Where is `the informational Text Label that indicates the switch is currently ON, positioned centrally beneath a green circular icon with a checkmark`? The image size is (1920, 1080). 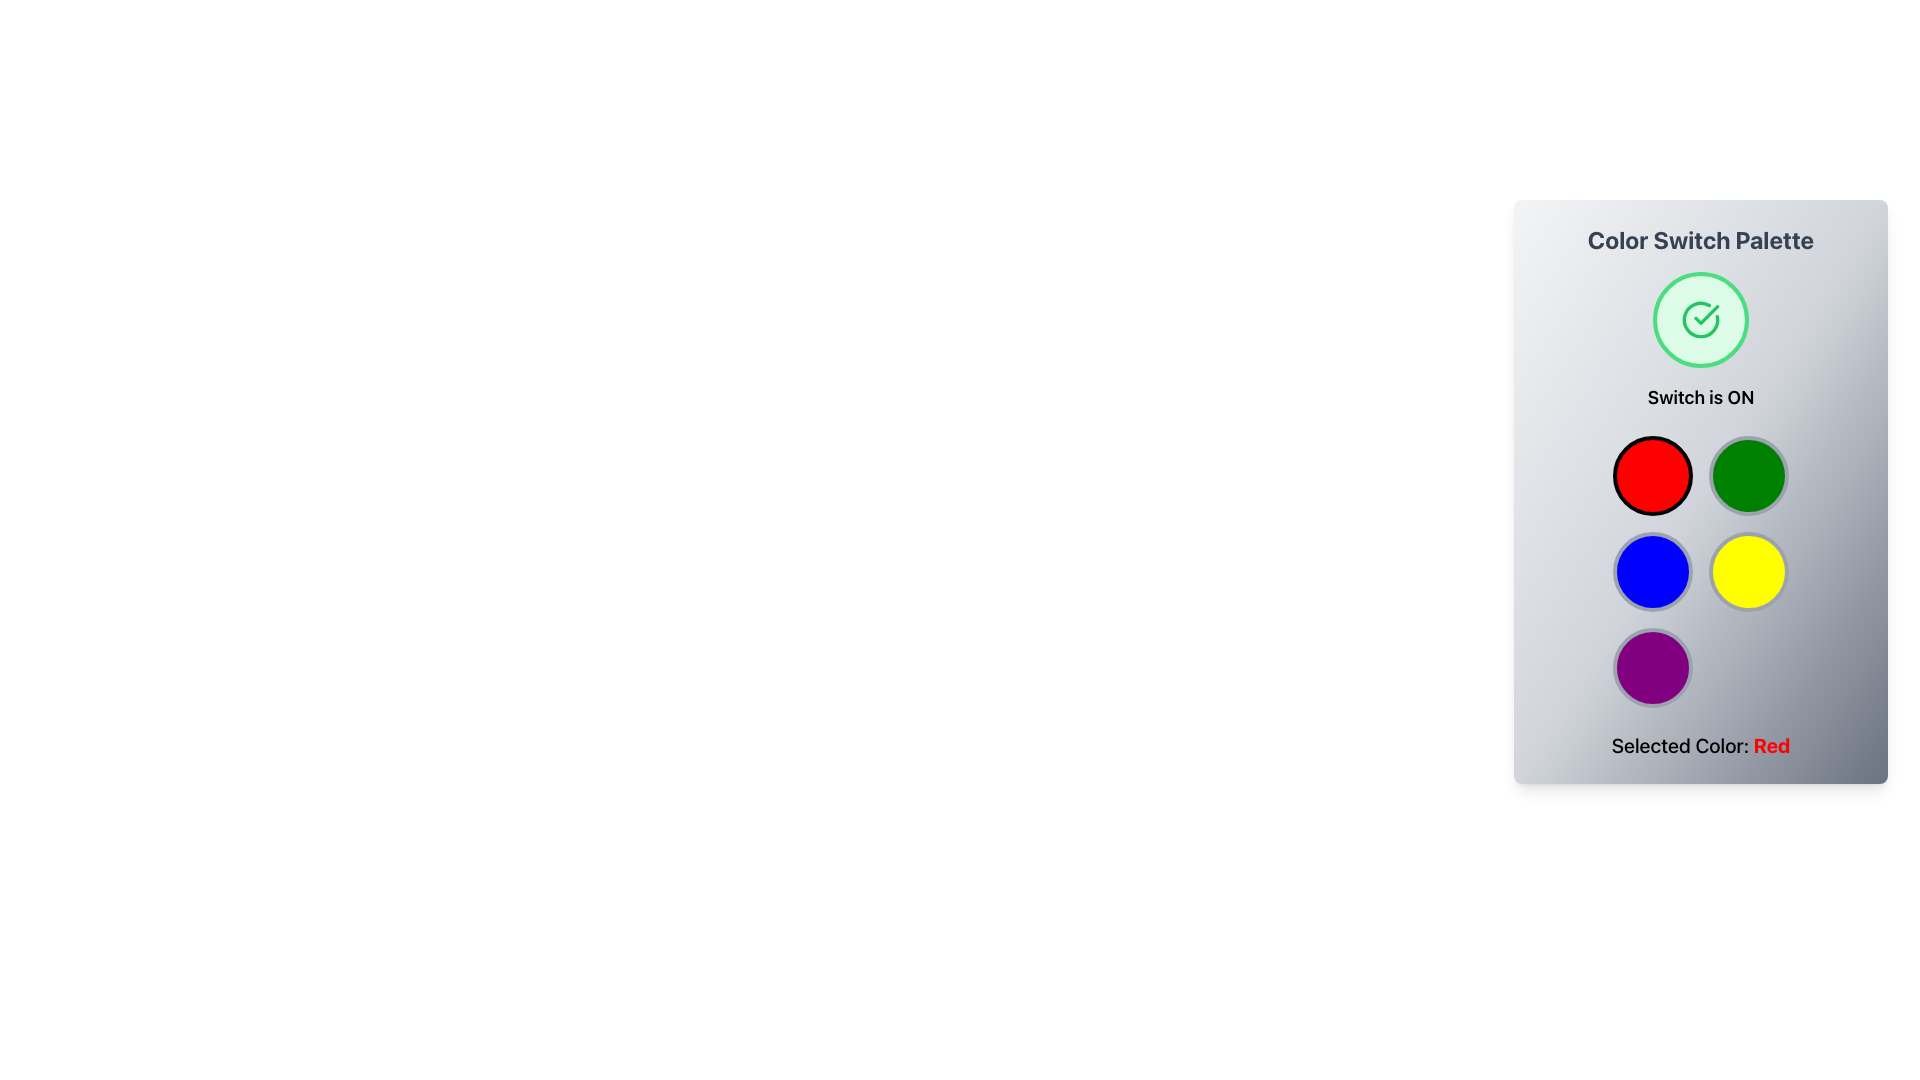 the informational Text Label that indicates the switch is currently ON, positioned centrally beneath a green circular icon with a checkmark is located at coordinates (1699, 397).